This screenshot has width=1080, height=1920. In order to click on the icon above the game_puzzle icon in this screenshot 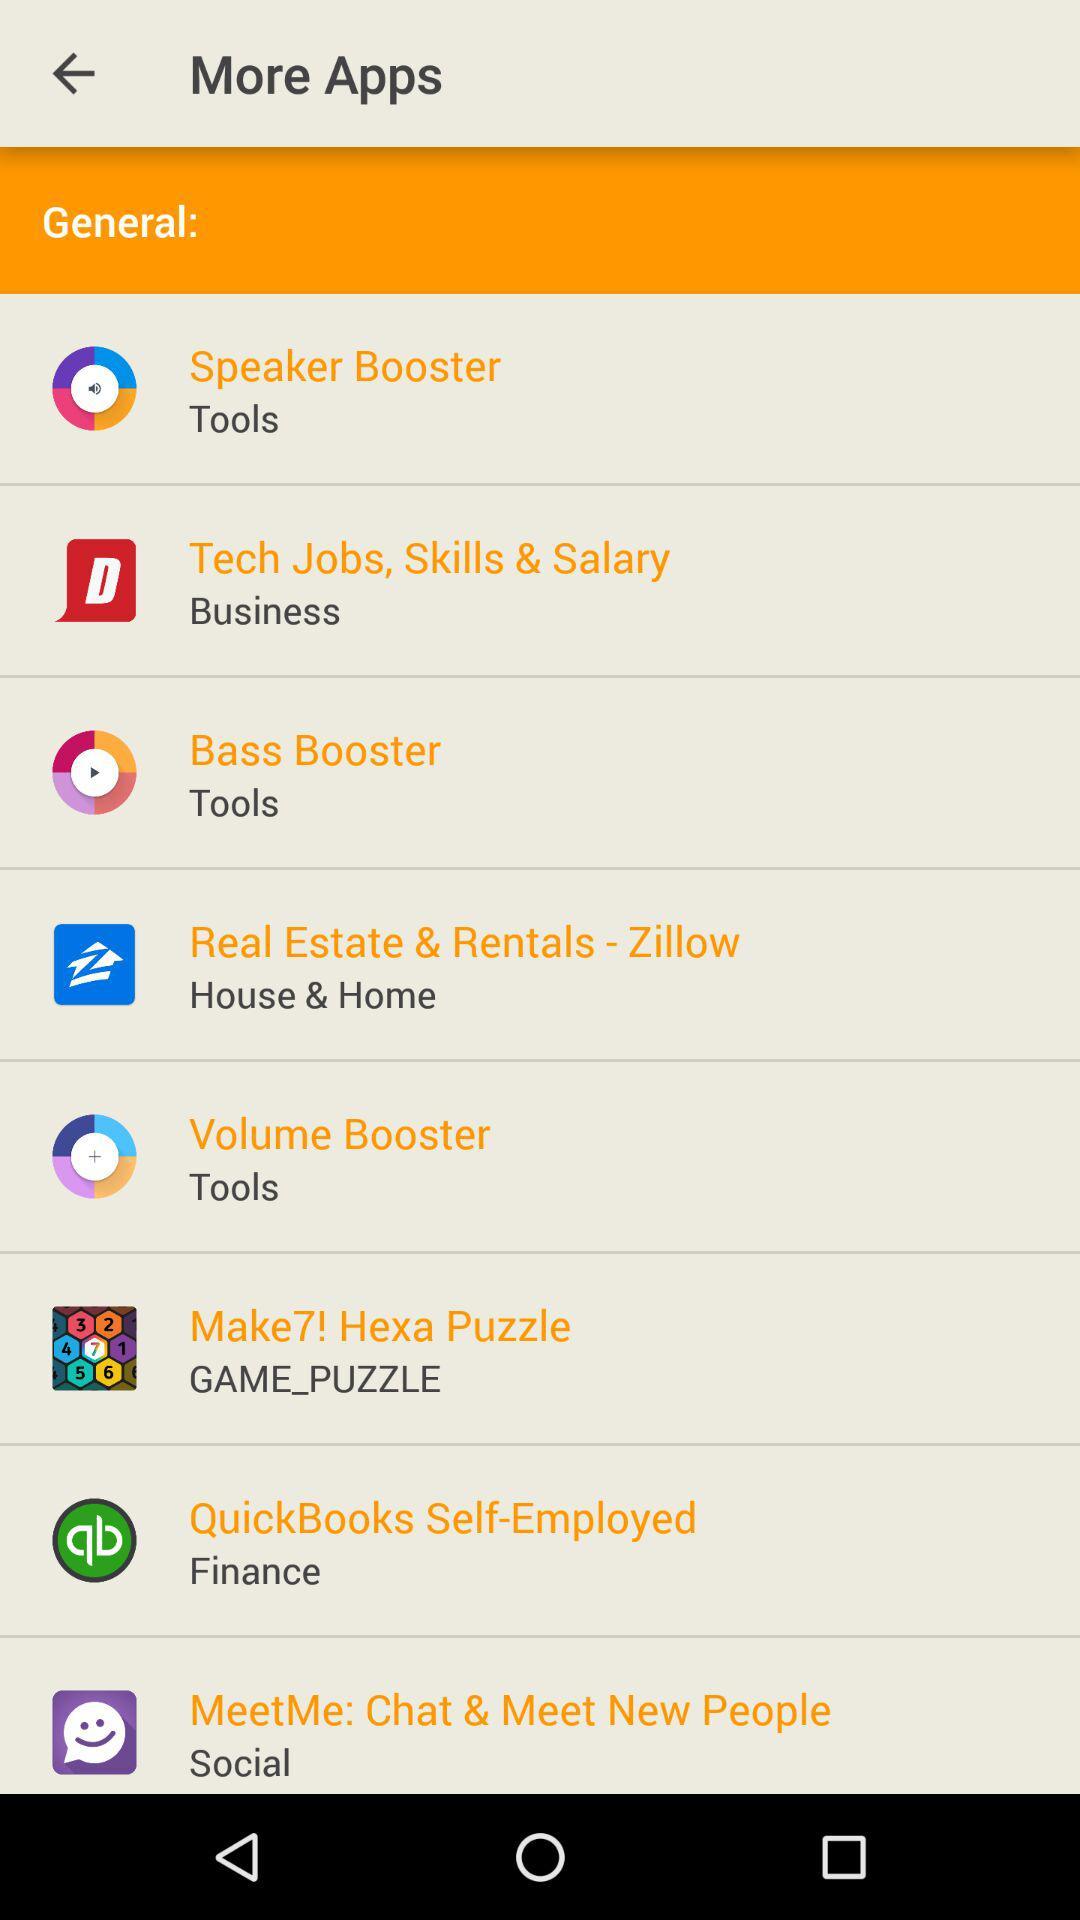, I will do `click(380, 1324)`.